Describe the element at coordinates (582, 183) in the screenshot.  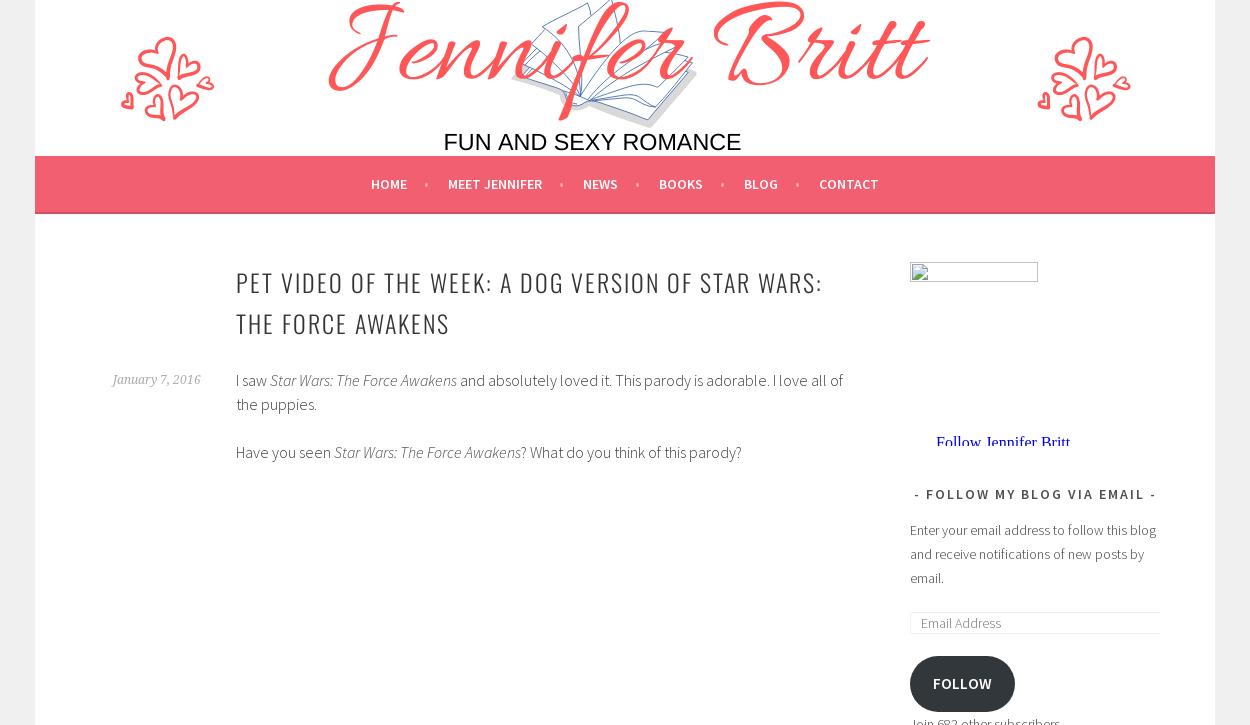
I see `'News'` at that location.